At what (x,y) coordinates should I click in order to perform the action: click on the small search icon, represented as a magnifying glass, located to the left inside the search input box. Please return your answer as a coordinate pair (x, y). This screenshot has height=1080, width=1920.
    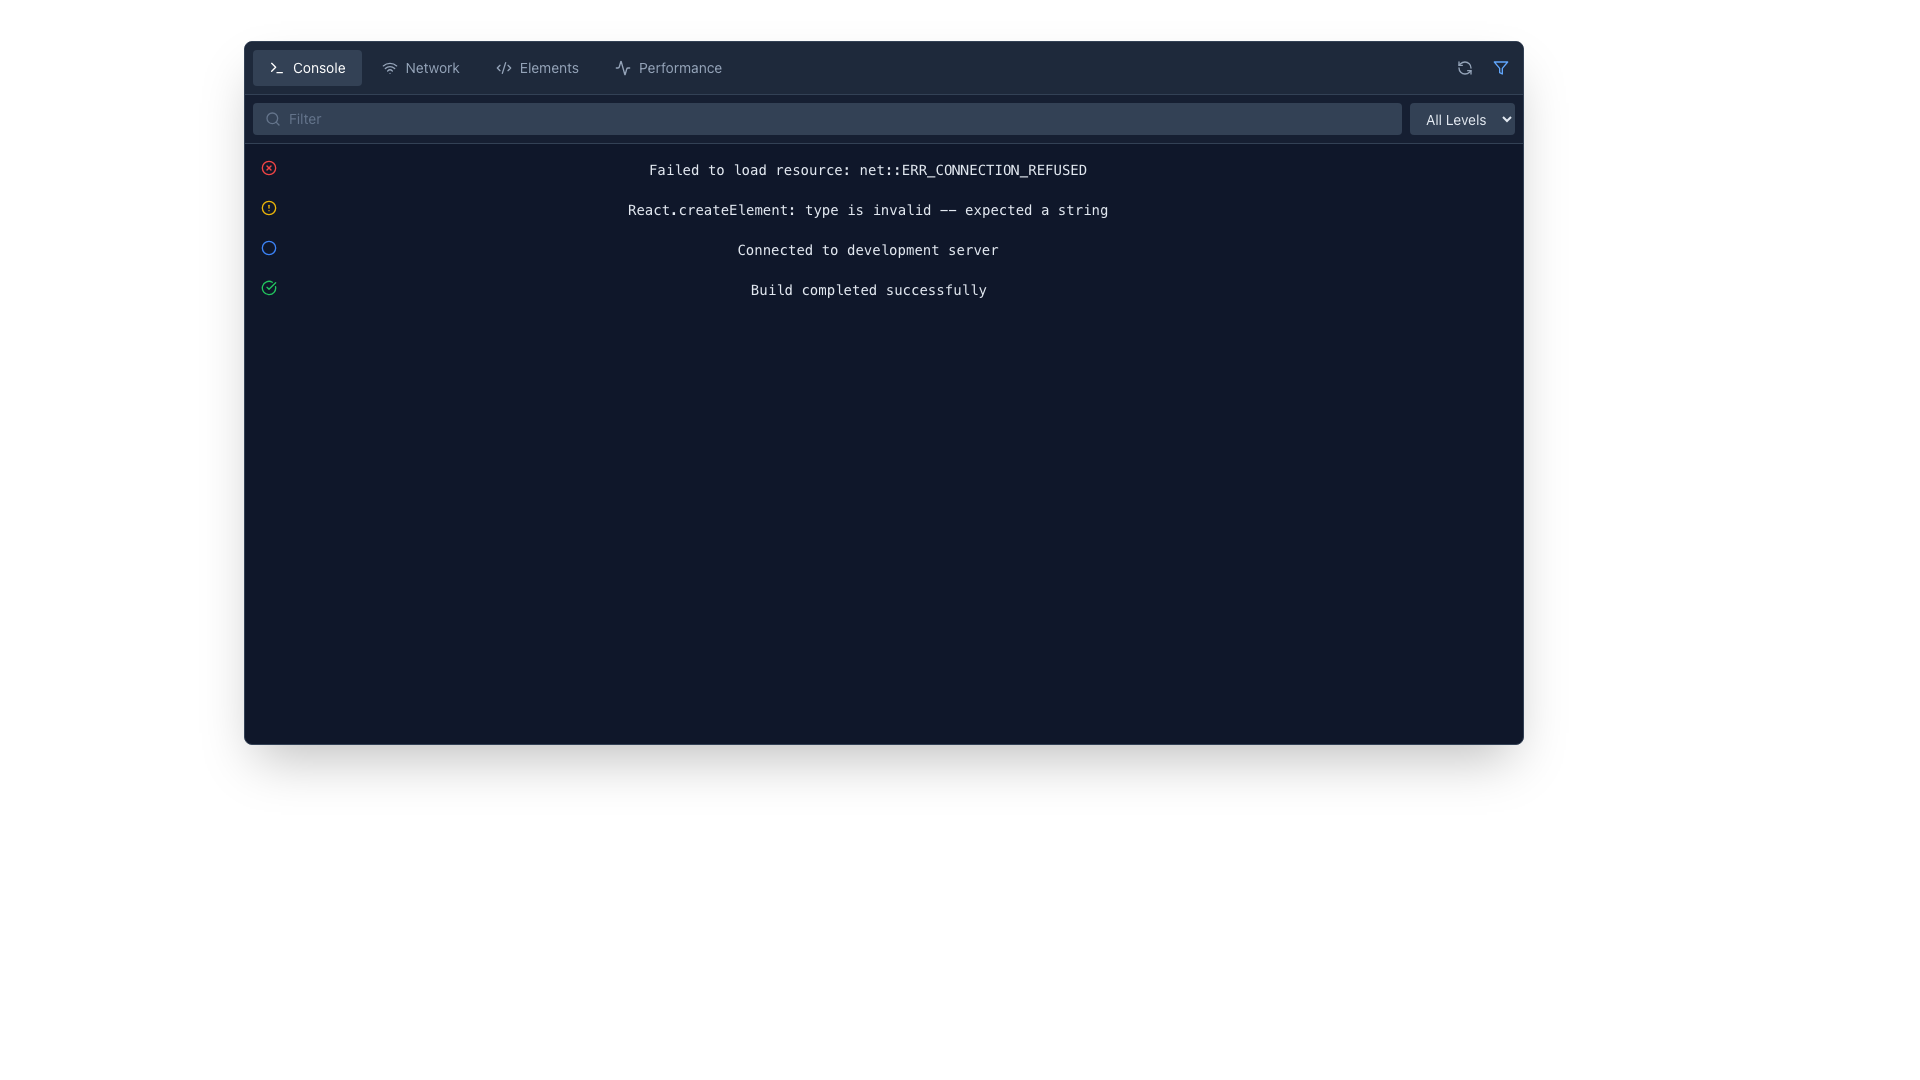
    Looking at the image, I should click on (272, 119).